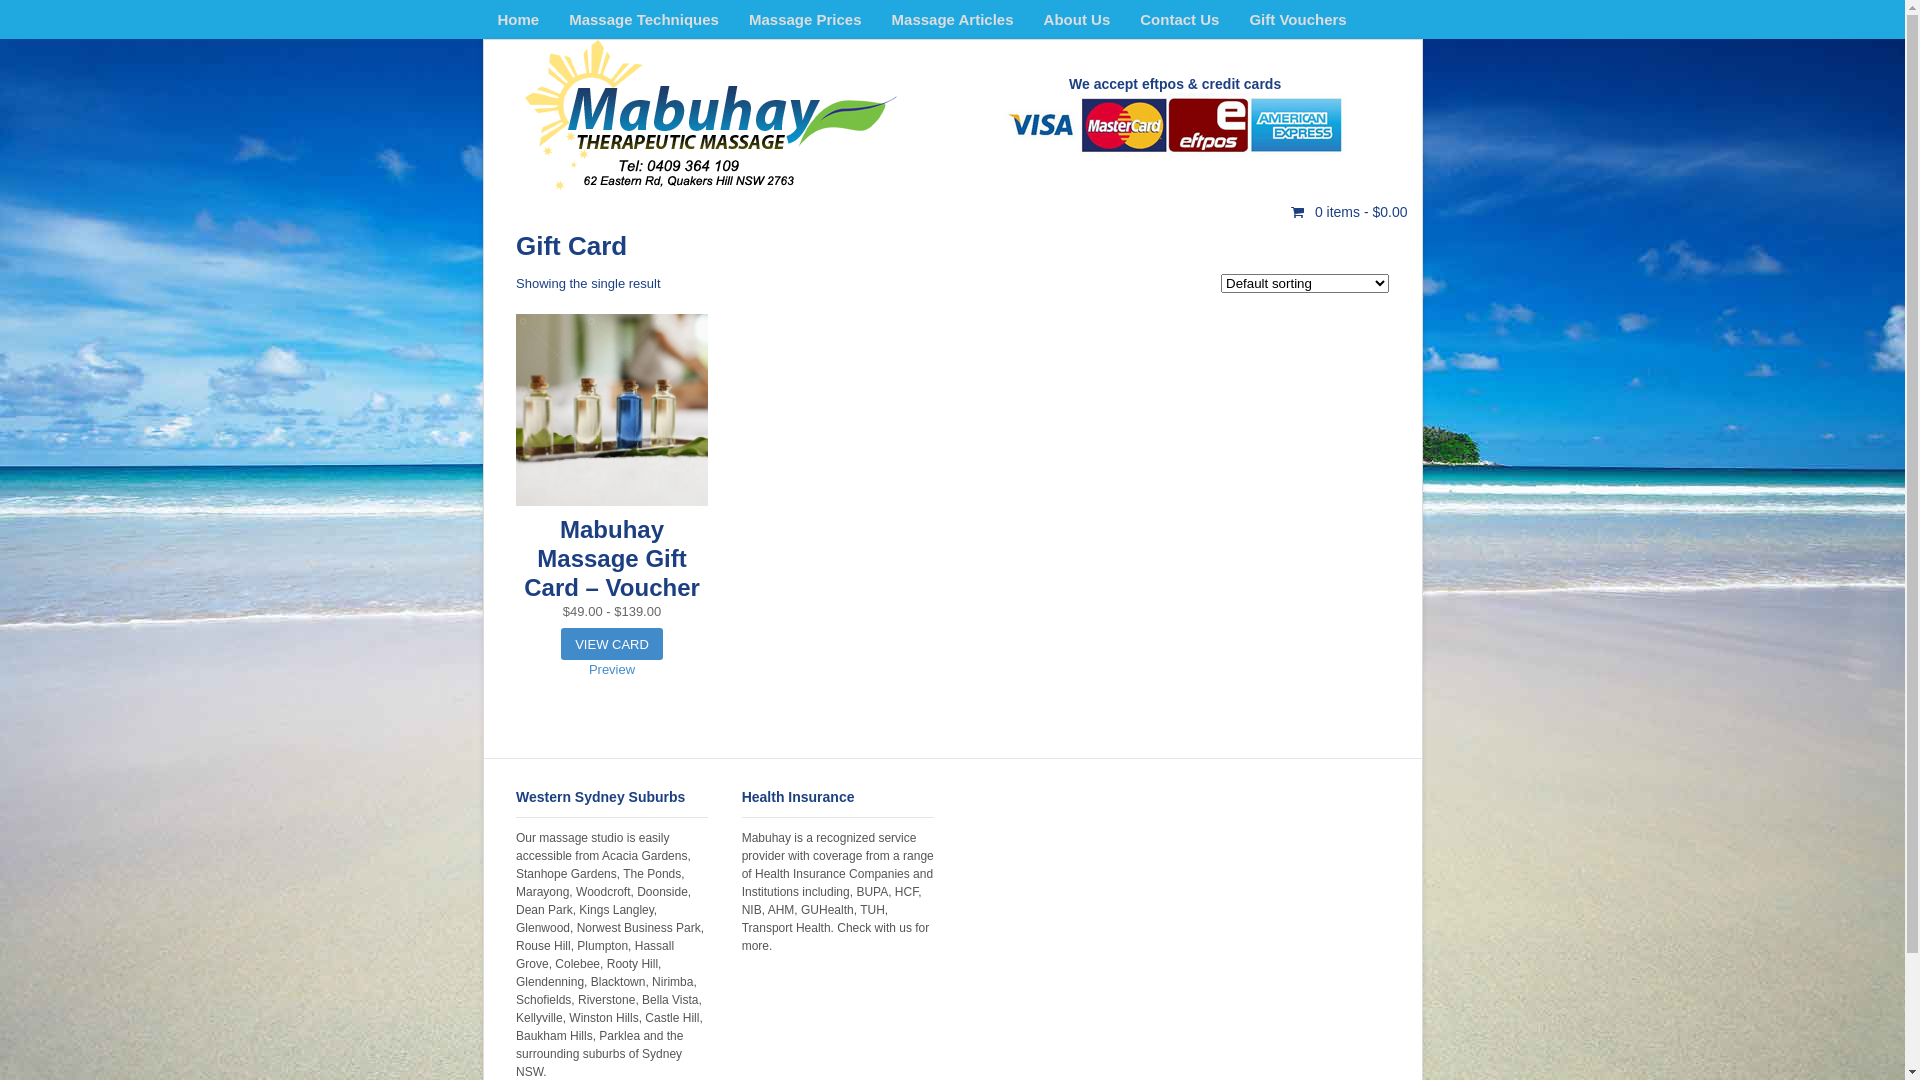 Image resolution: width=1920 pixels, height=1080 pixels. What do you see at coordinates (610, 644) in the screenshot?
I see `'VIEW CARD'` at bounding box center [610, 644].